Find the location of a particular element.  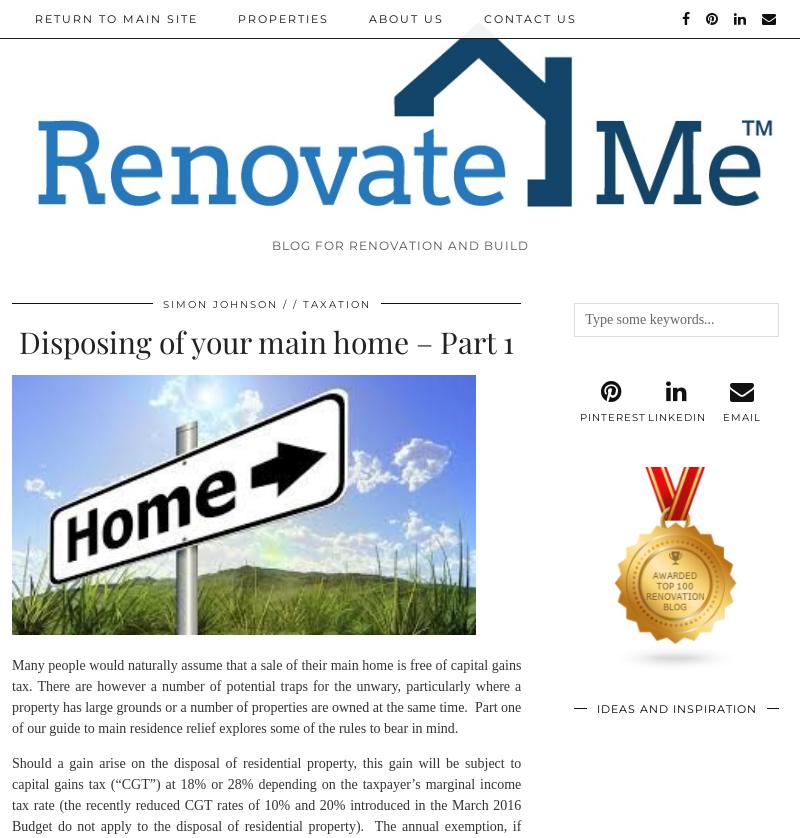

'Email' is located at coordinates (742, 416).